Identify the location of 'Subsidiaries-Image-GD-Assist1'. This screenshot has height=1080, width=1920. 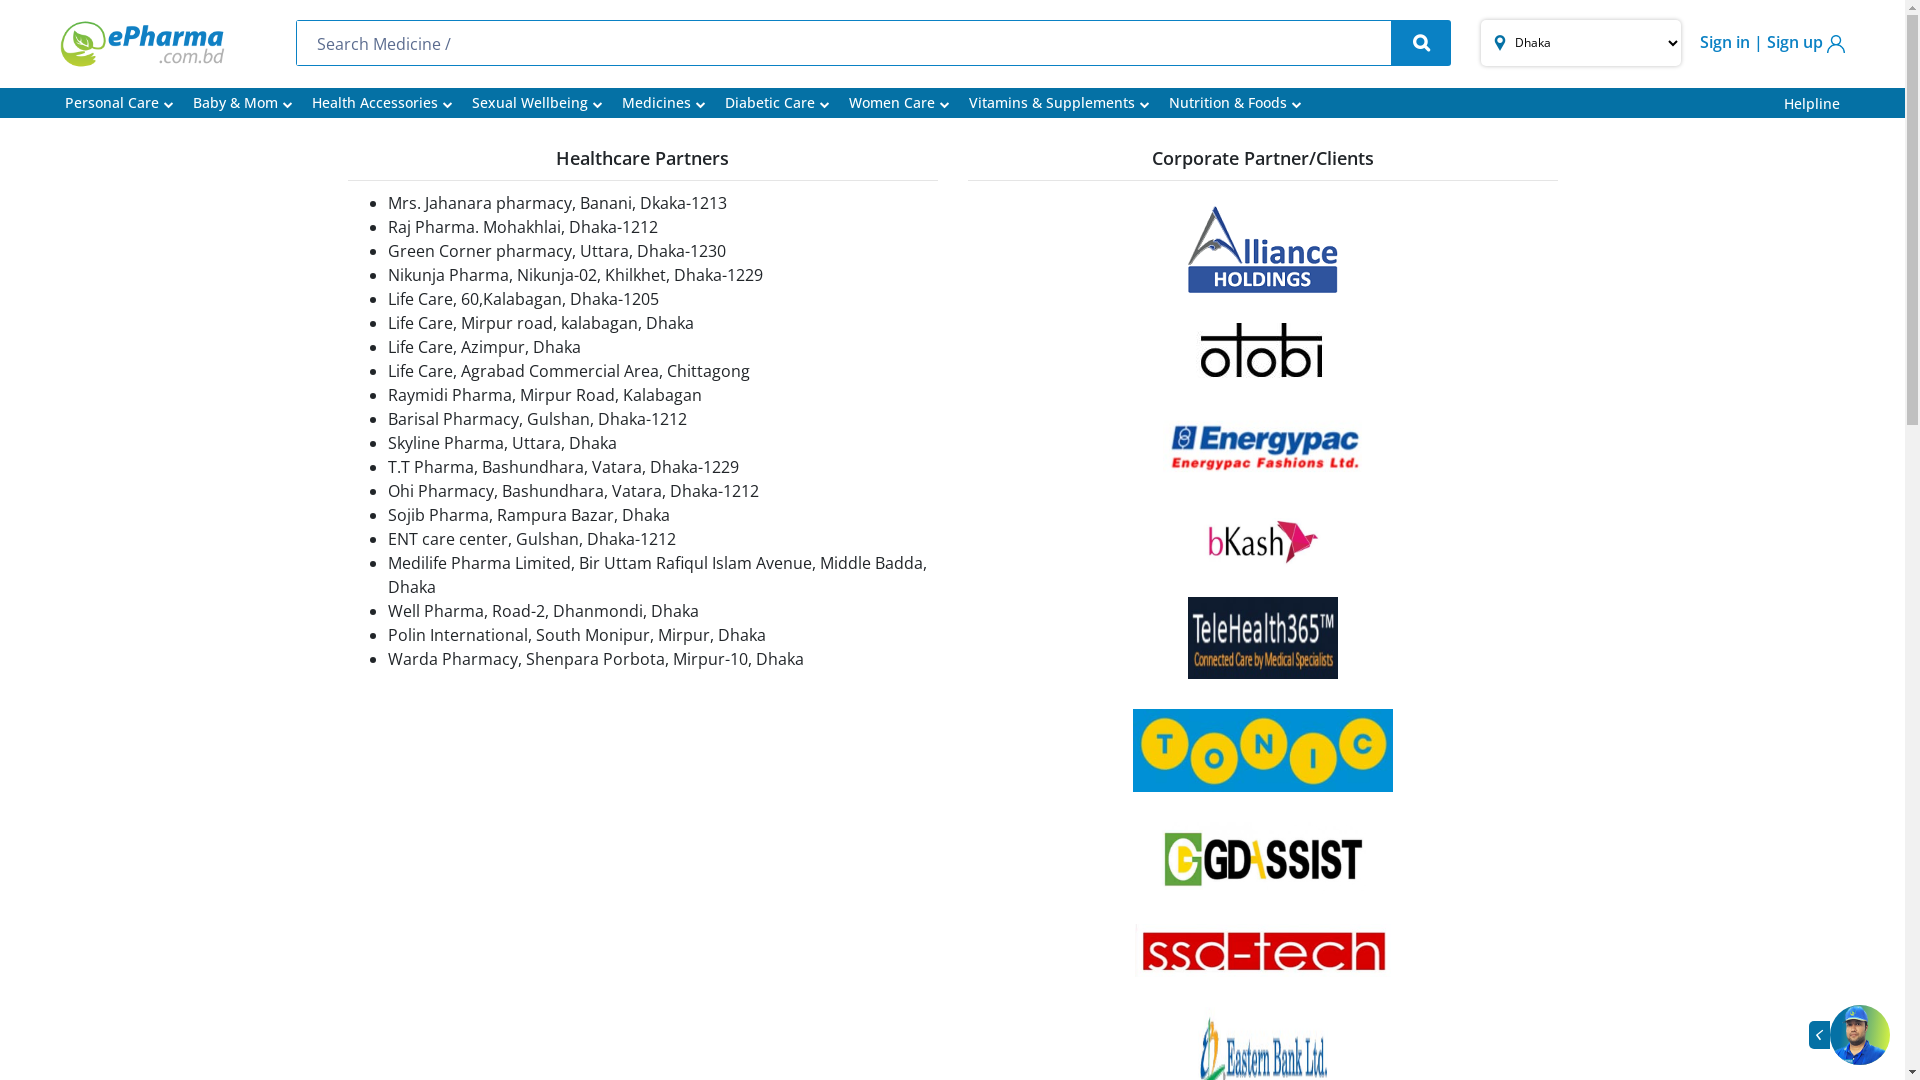
(1261, 856).